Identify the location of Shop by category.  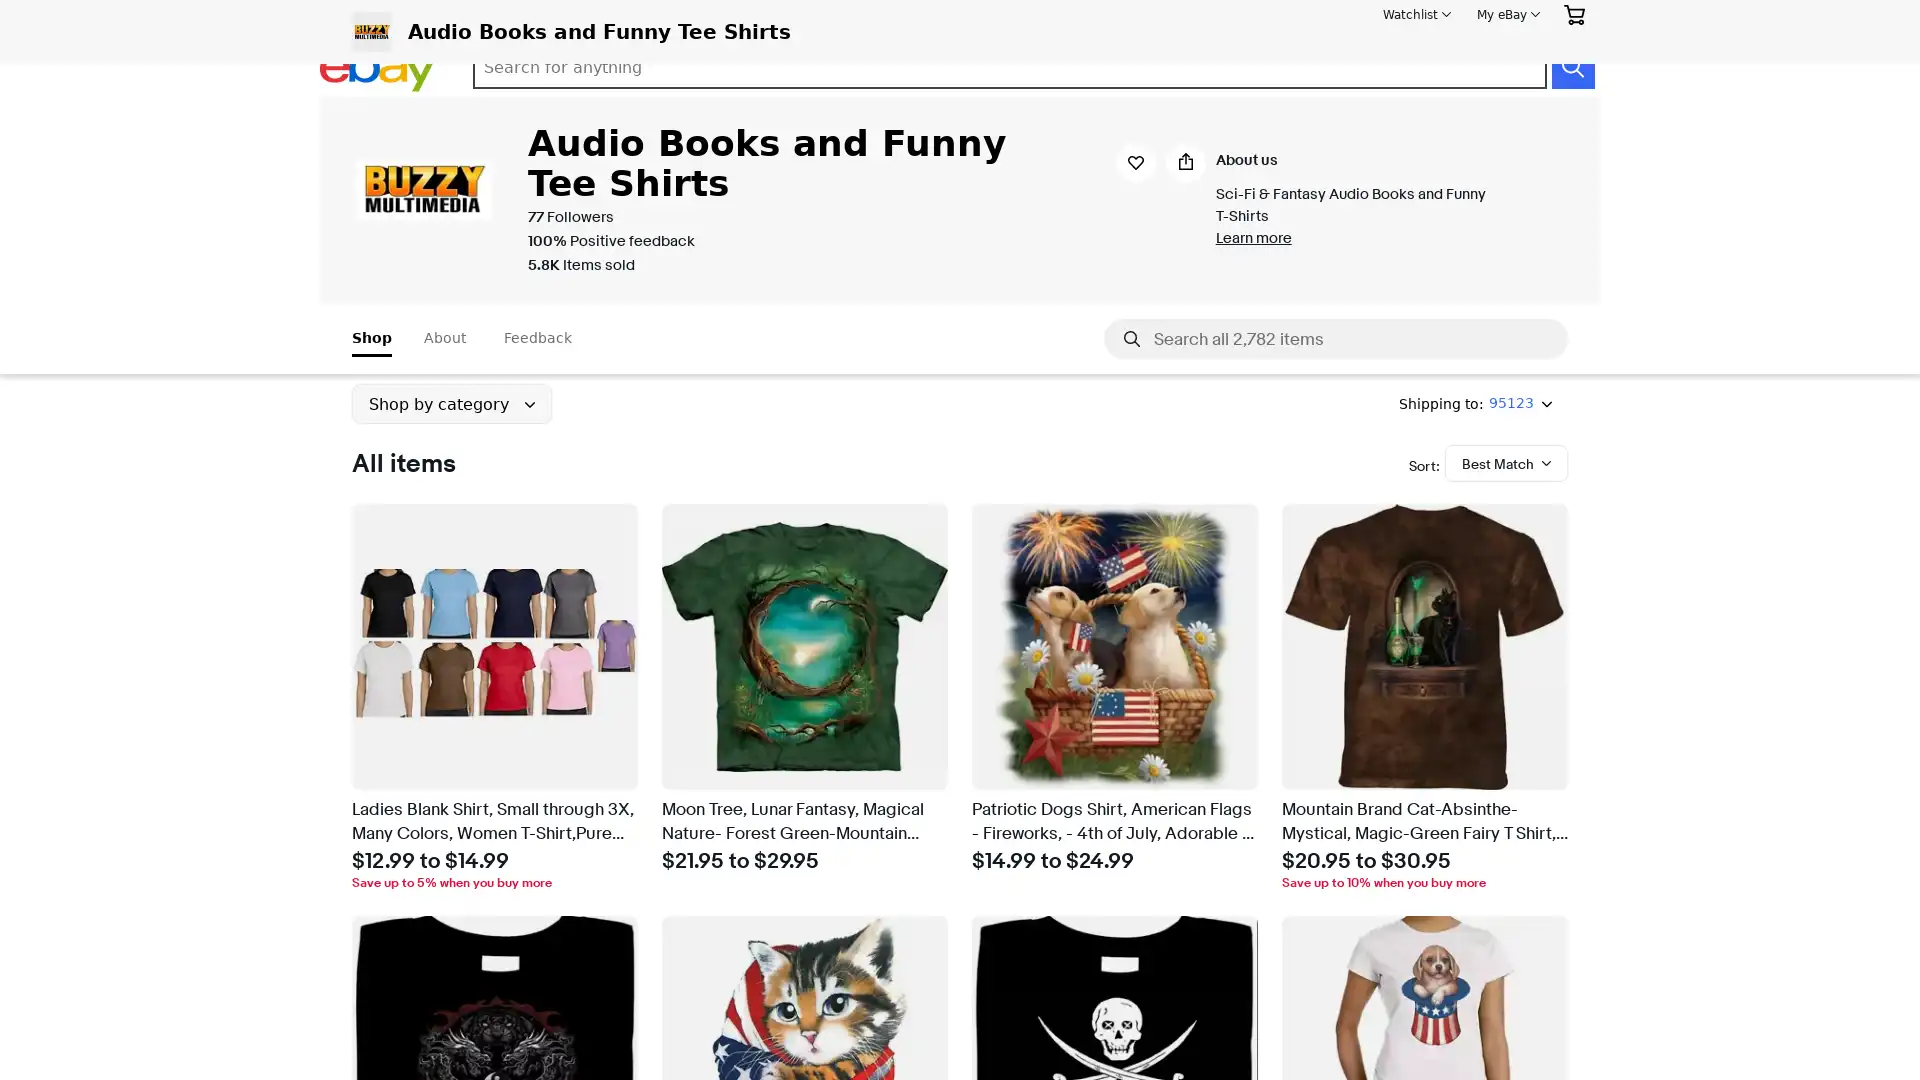
(450, 404).